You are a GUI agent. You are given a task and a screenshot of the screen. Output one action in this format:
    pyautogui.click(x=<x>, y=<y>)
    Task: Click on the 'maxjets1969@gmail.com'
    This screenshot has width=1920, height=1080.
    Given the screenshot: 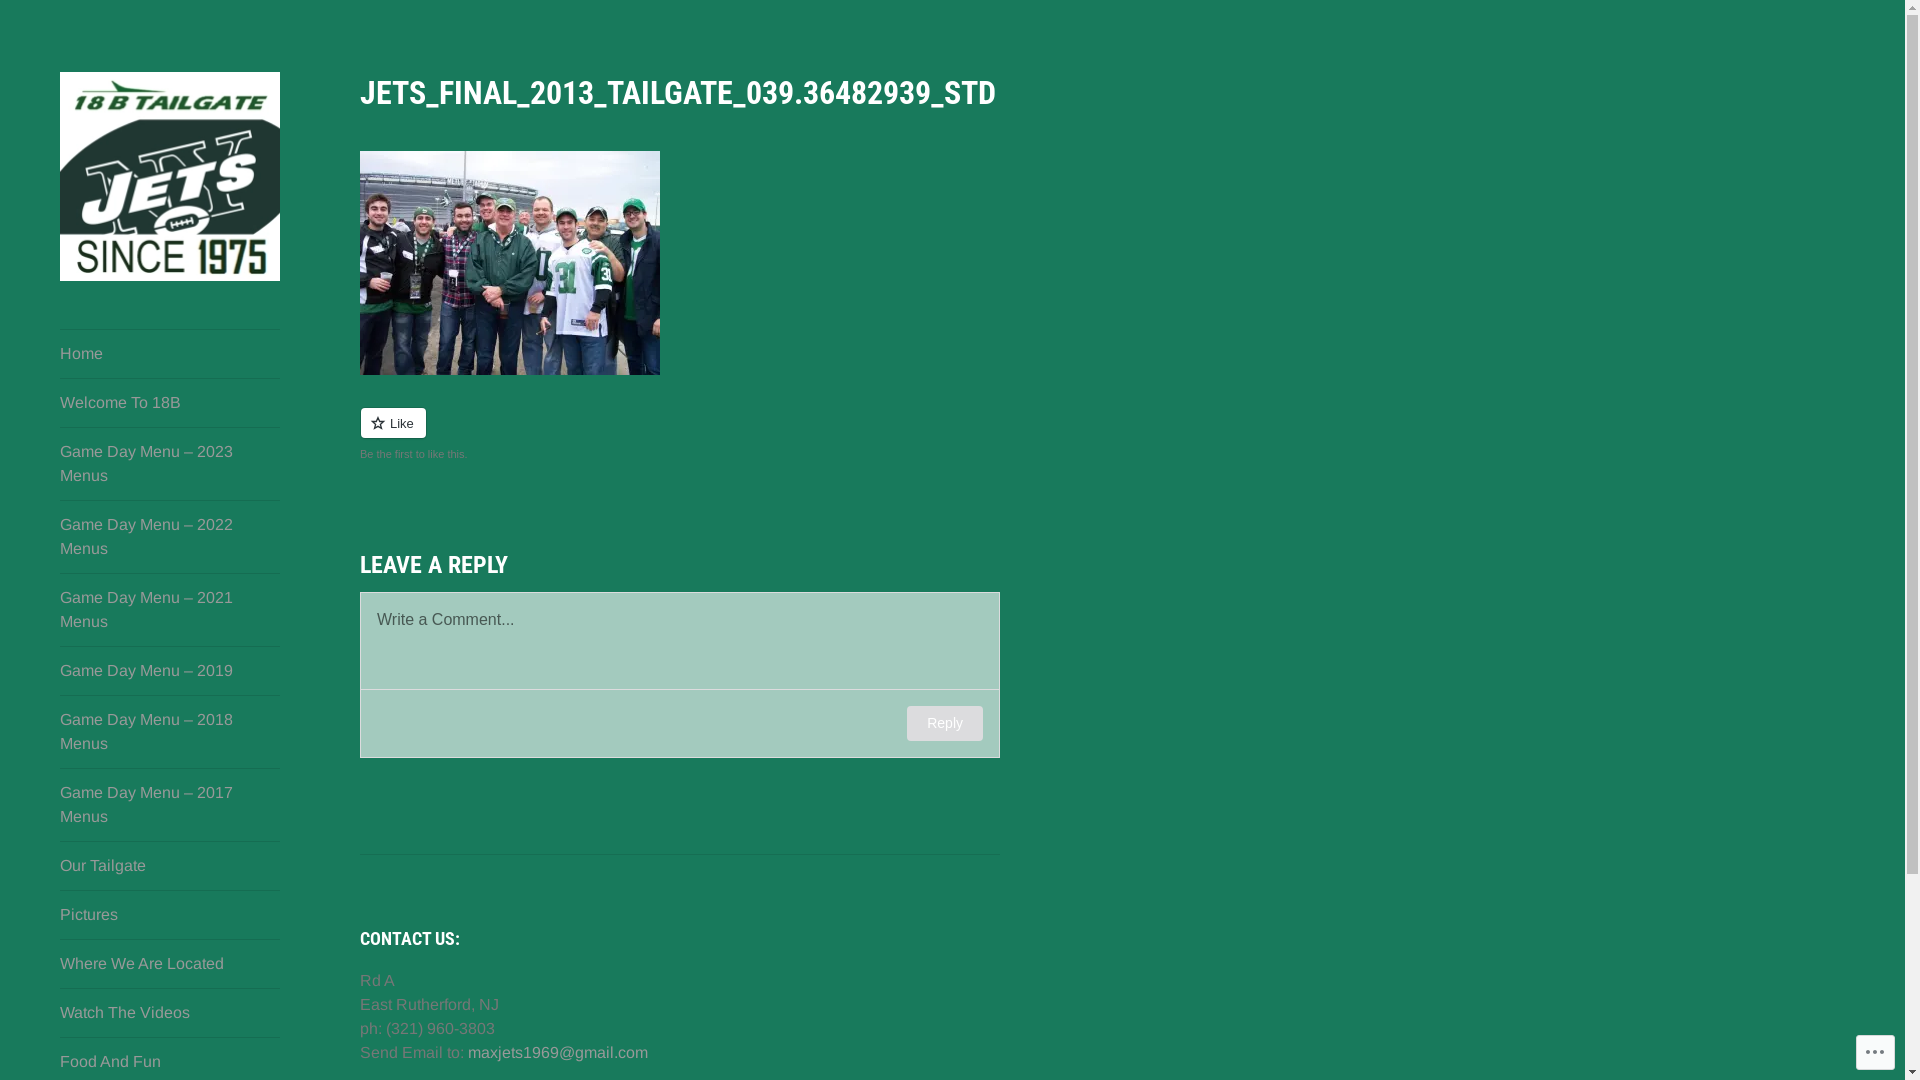 What is the action you would take?
    pyautogui.click(x=557, y=1051)
    